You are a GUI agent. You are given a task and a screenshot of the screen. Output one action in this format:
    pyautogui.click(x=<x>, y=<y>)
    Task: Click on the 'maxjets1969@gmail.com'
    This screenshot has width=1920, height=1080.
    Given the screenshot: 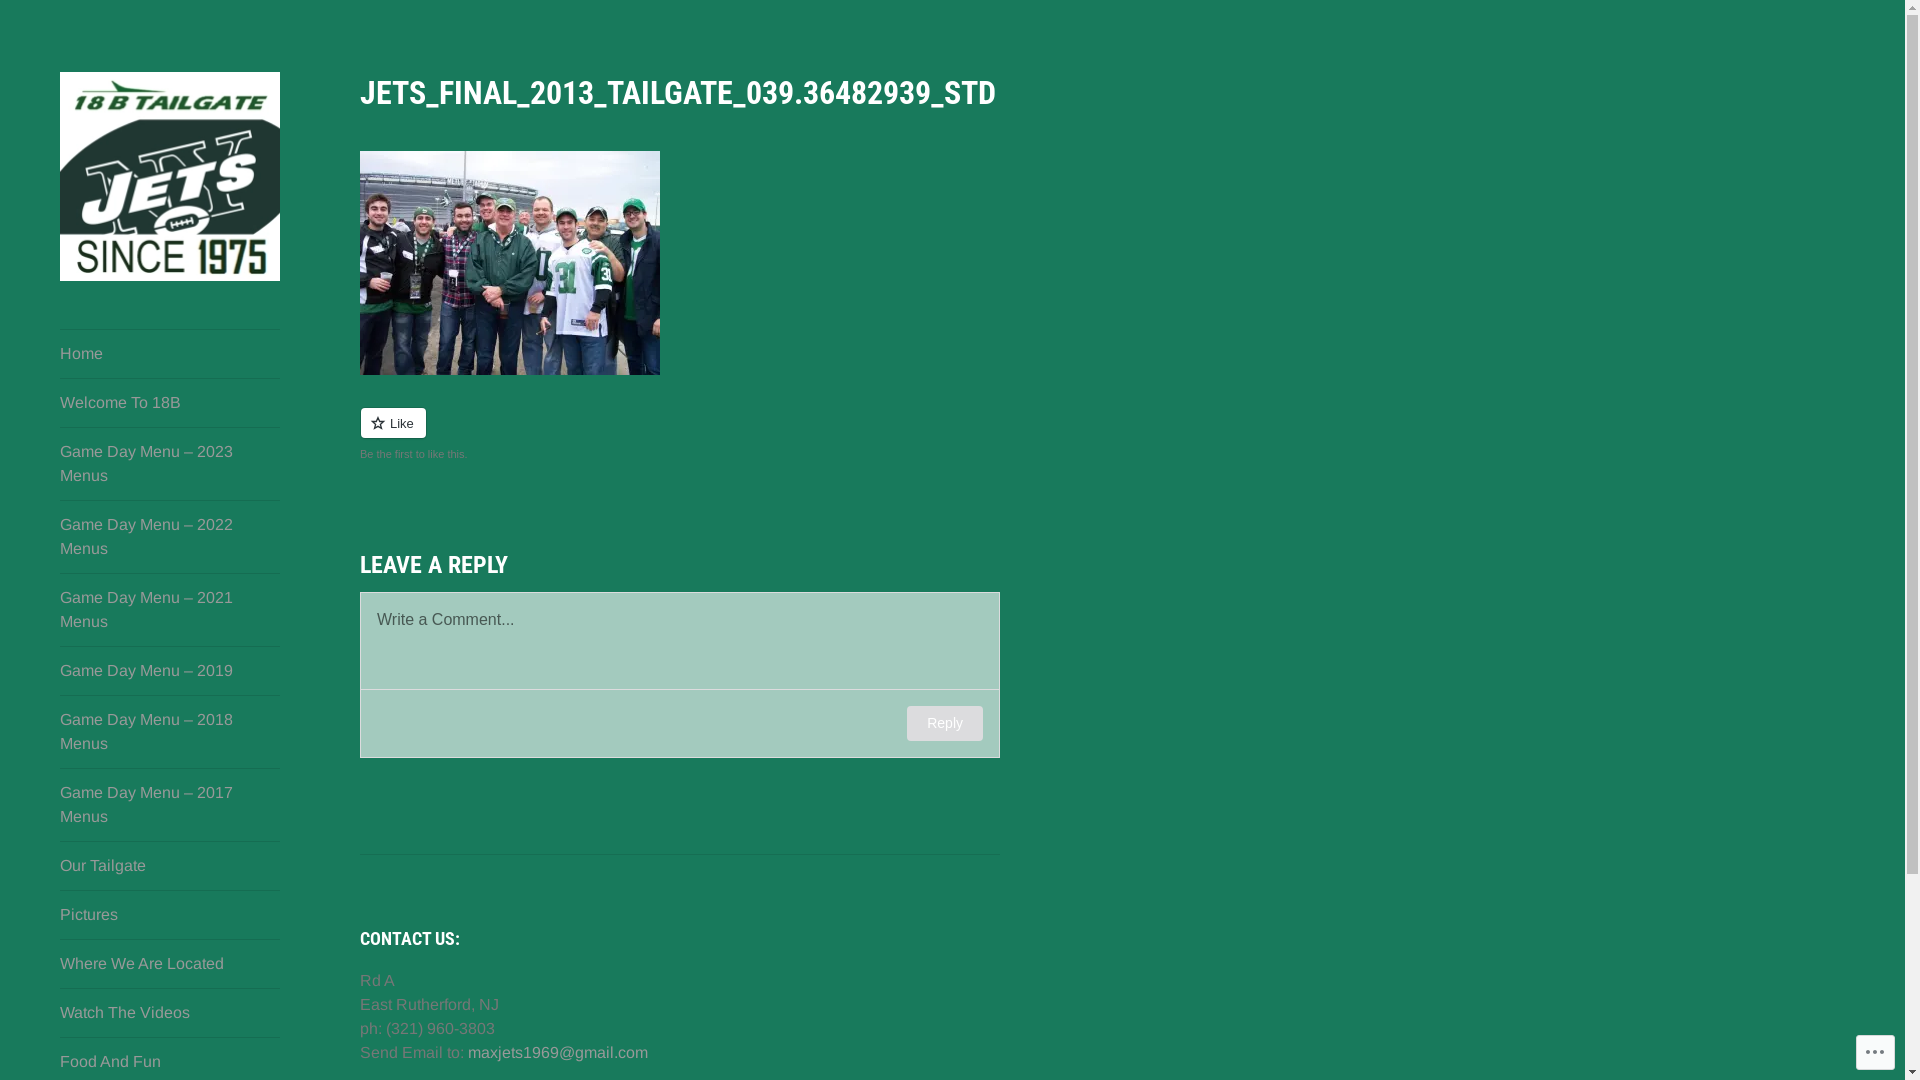 What is the action you would take?
    pyautogui.click(x=557, y=1051)
    